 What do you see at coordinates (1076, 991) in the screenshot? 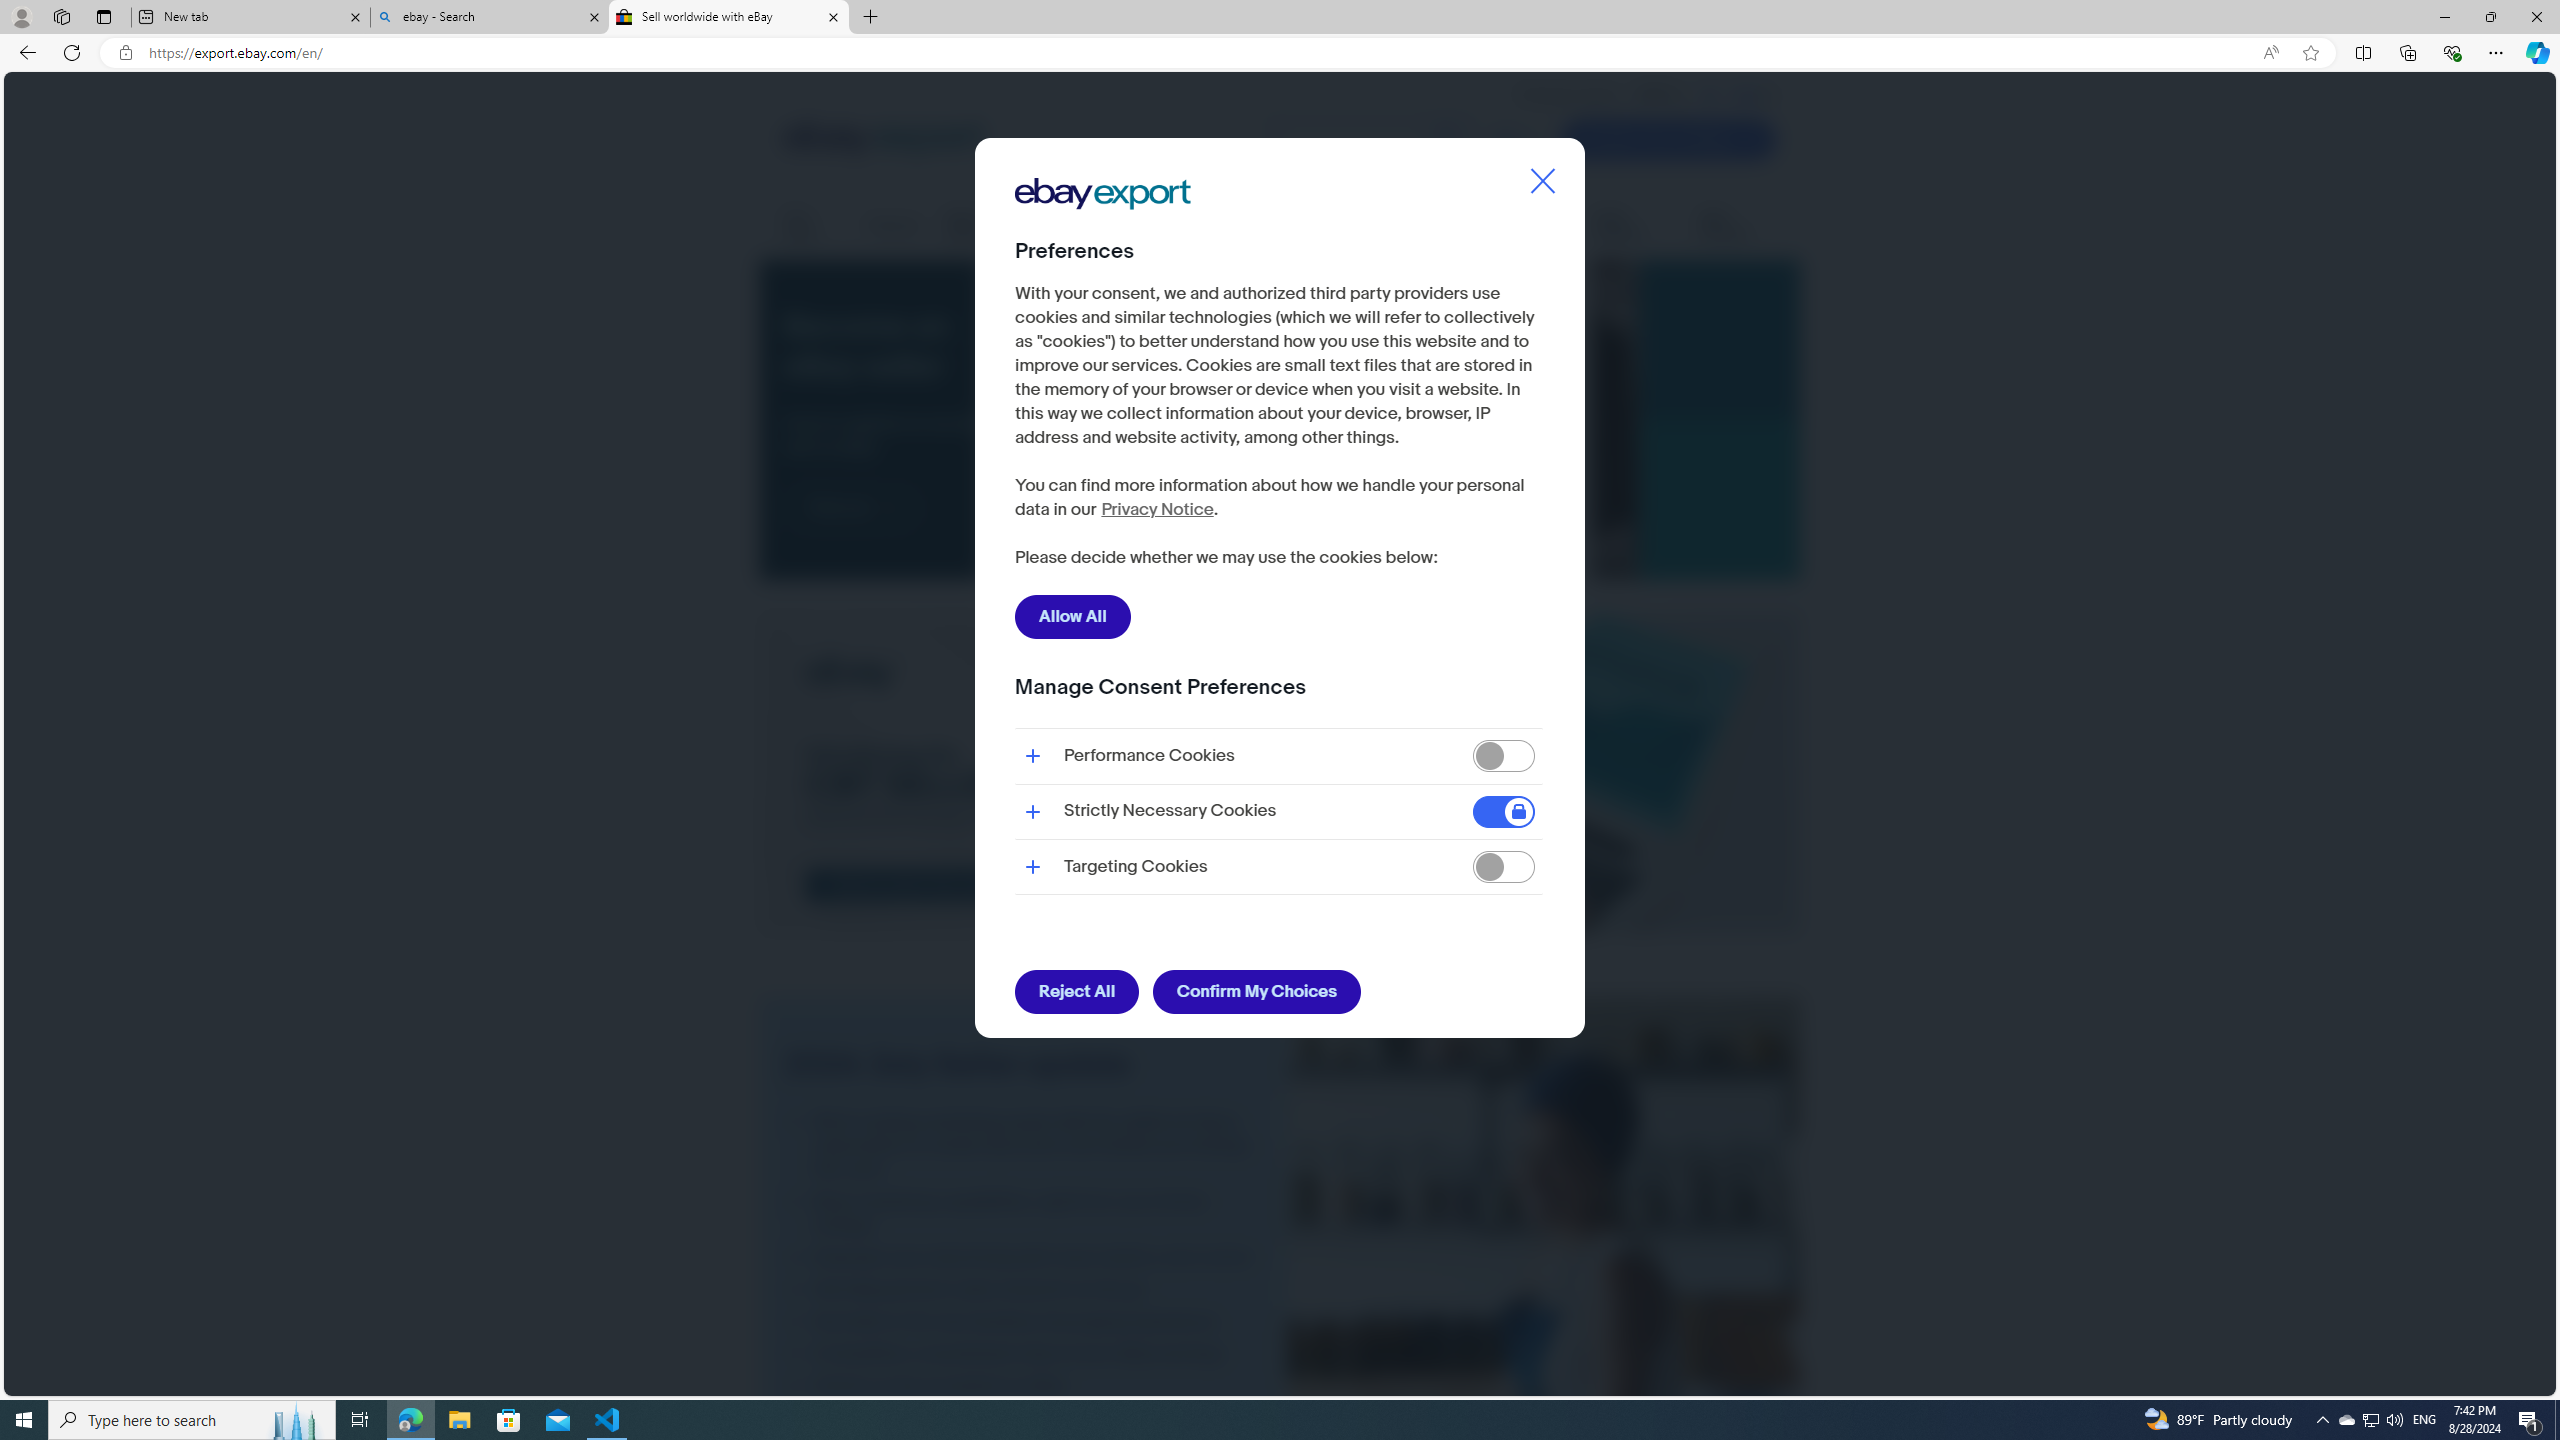
I see `'Reject All'` at bounding box center [1076, 991].